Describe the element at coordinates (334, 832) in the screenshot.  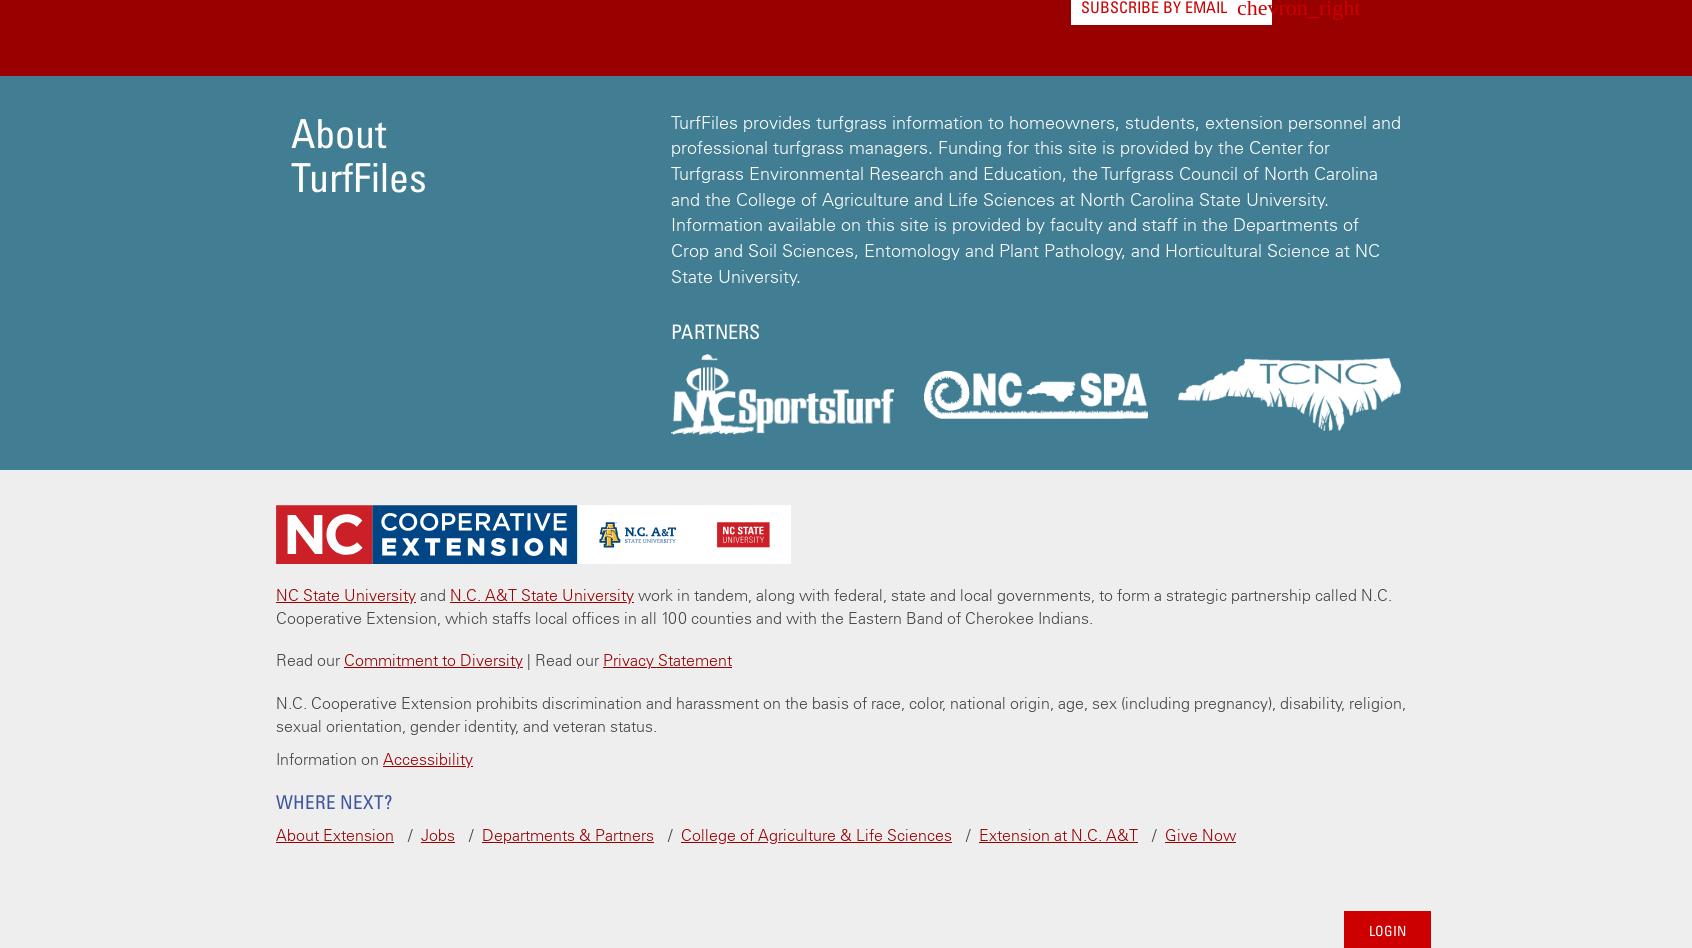
I see `'About Extension'` at that location.